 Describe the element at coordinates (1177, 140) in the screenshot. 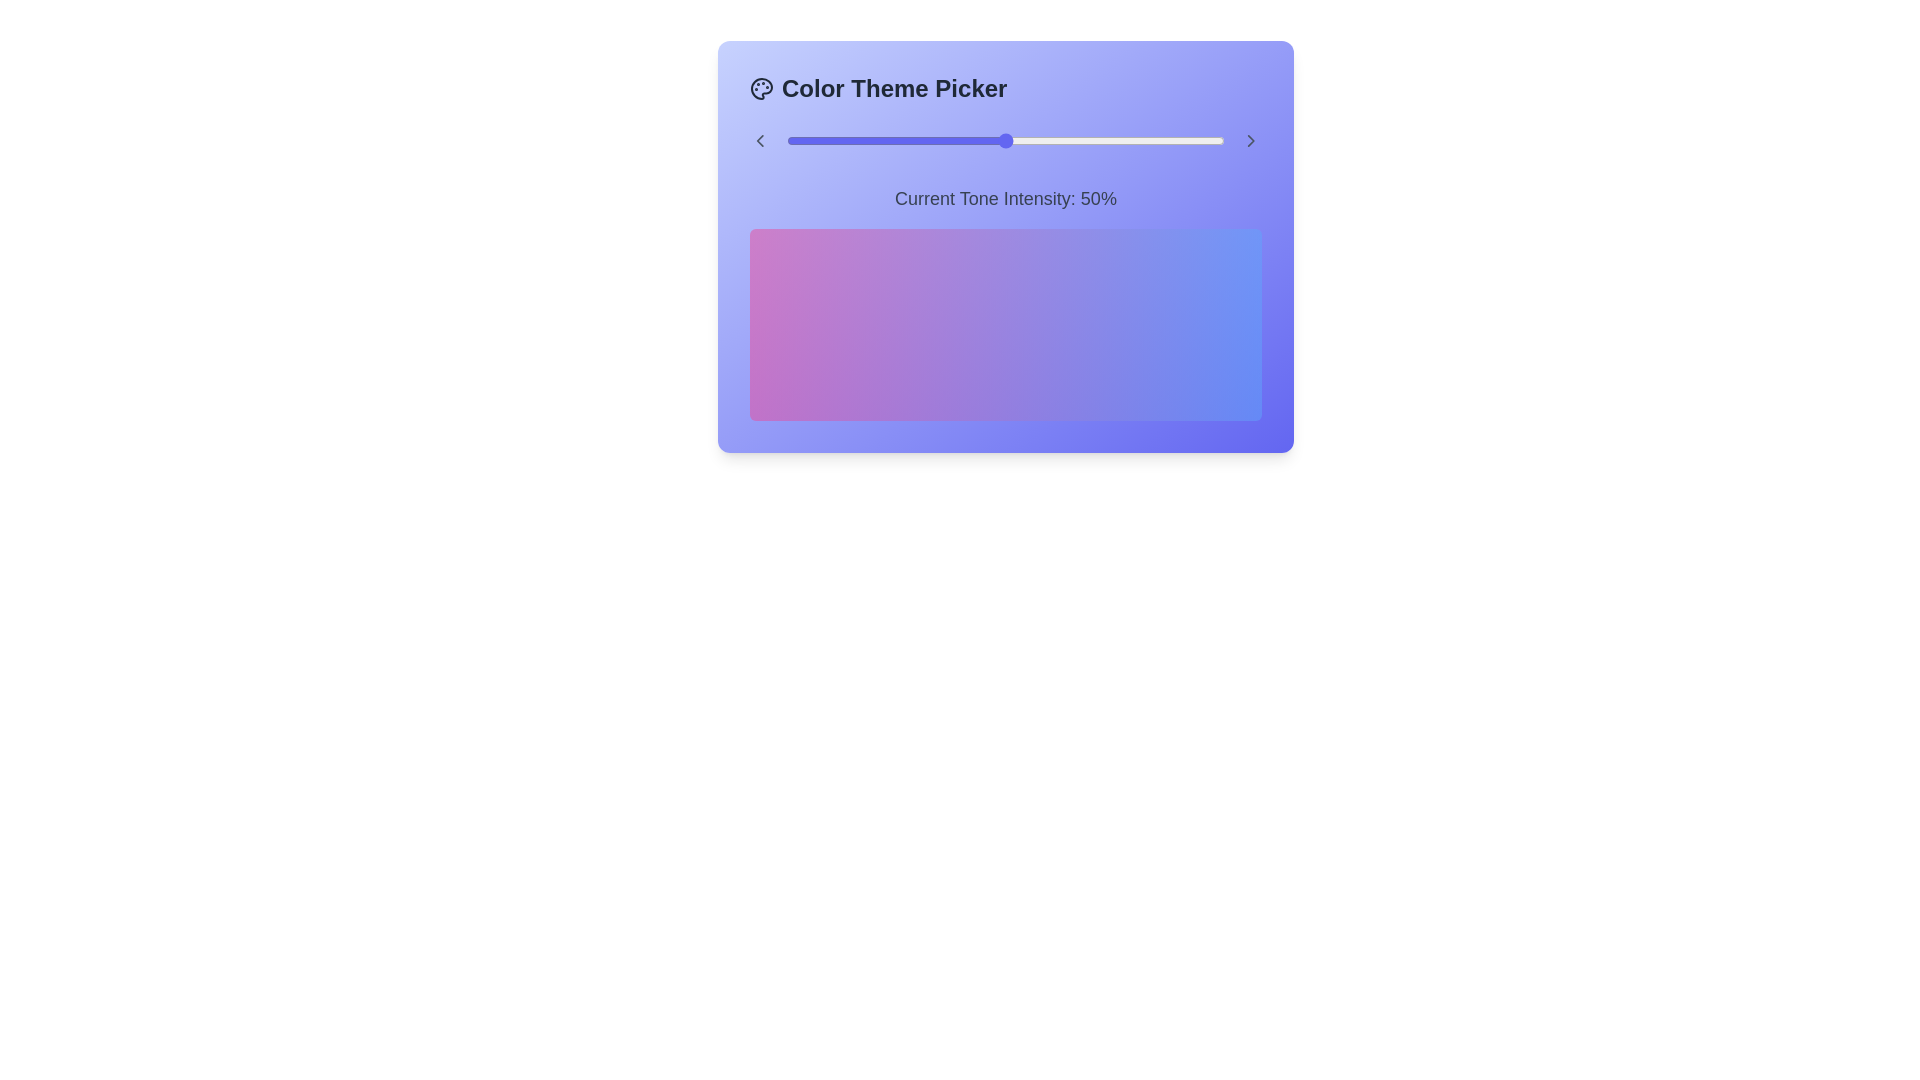

I see `the slider to set the color intensity to 89%` at that location.